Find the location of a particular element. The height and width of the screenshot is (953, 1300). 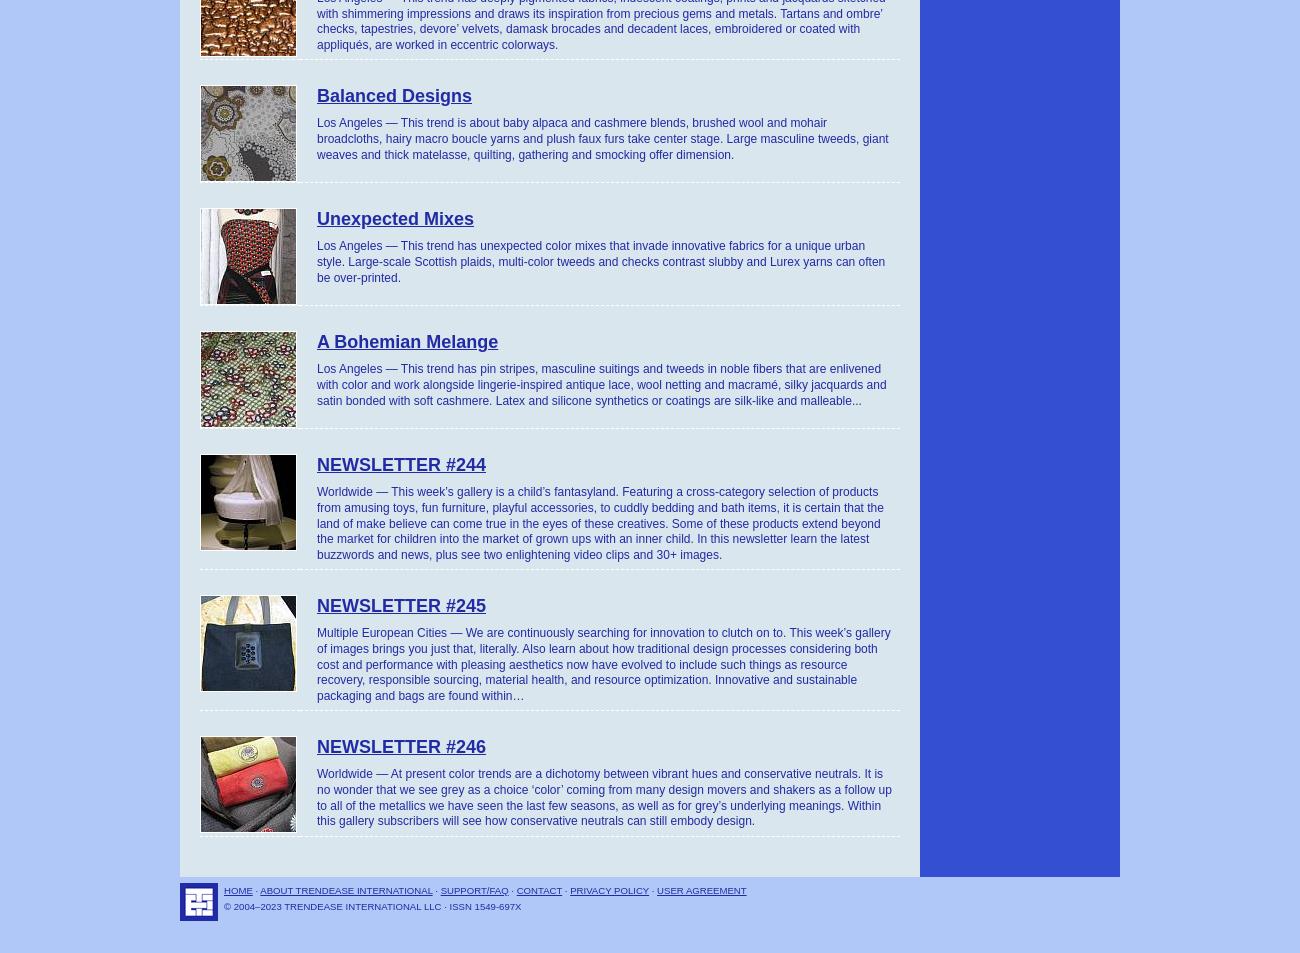

'Contact' is located at coordinates (538, 889).